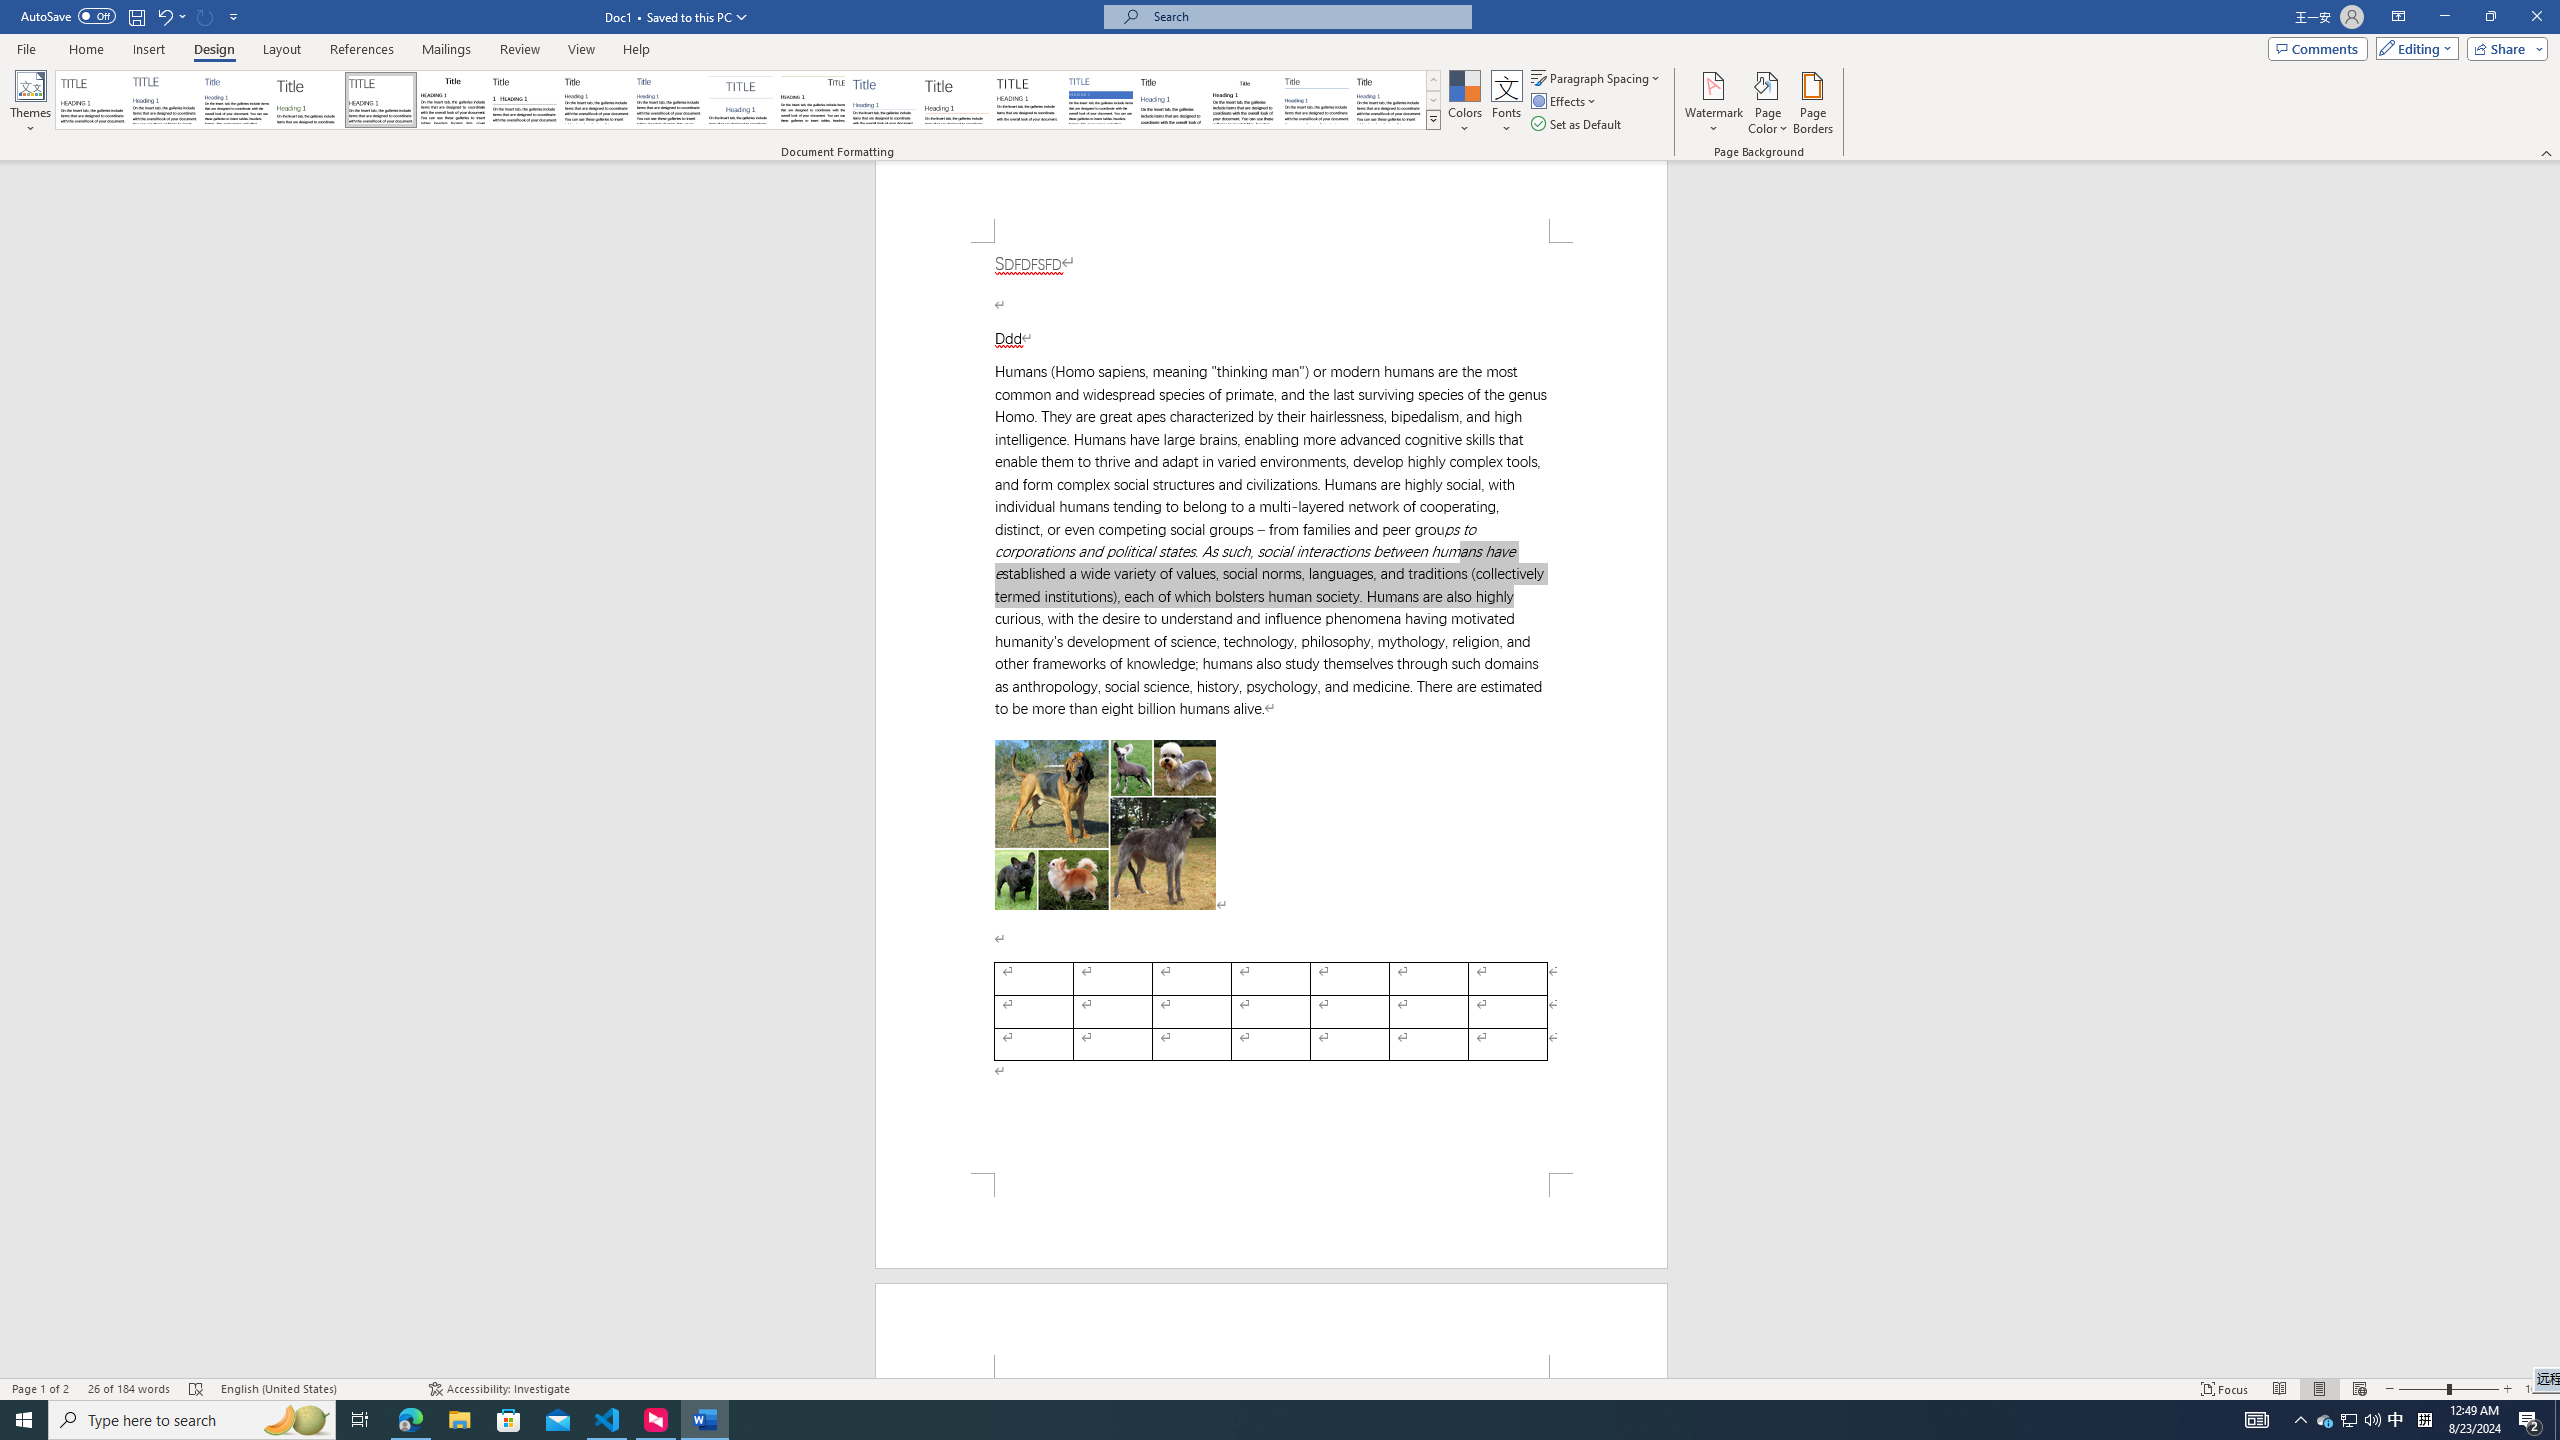 This screenshot has width=2560, height=1440. Describe the element at coordinates (196, 1389) in the screenshot. I see `'Spelling and Grammar Check Errors'` at that location.